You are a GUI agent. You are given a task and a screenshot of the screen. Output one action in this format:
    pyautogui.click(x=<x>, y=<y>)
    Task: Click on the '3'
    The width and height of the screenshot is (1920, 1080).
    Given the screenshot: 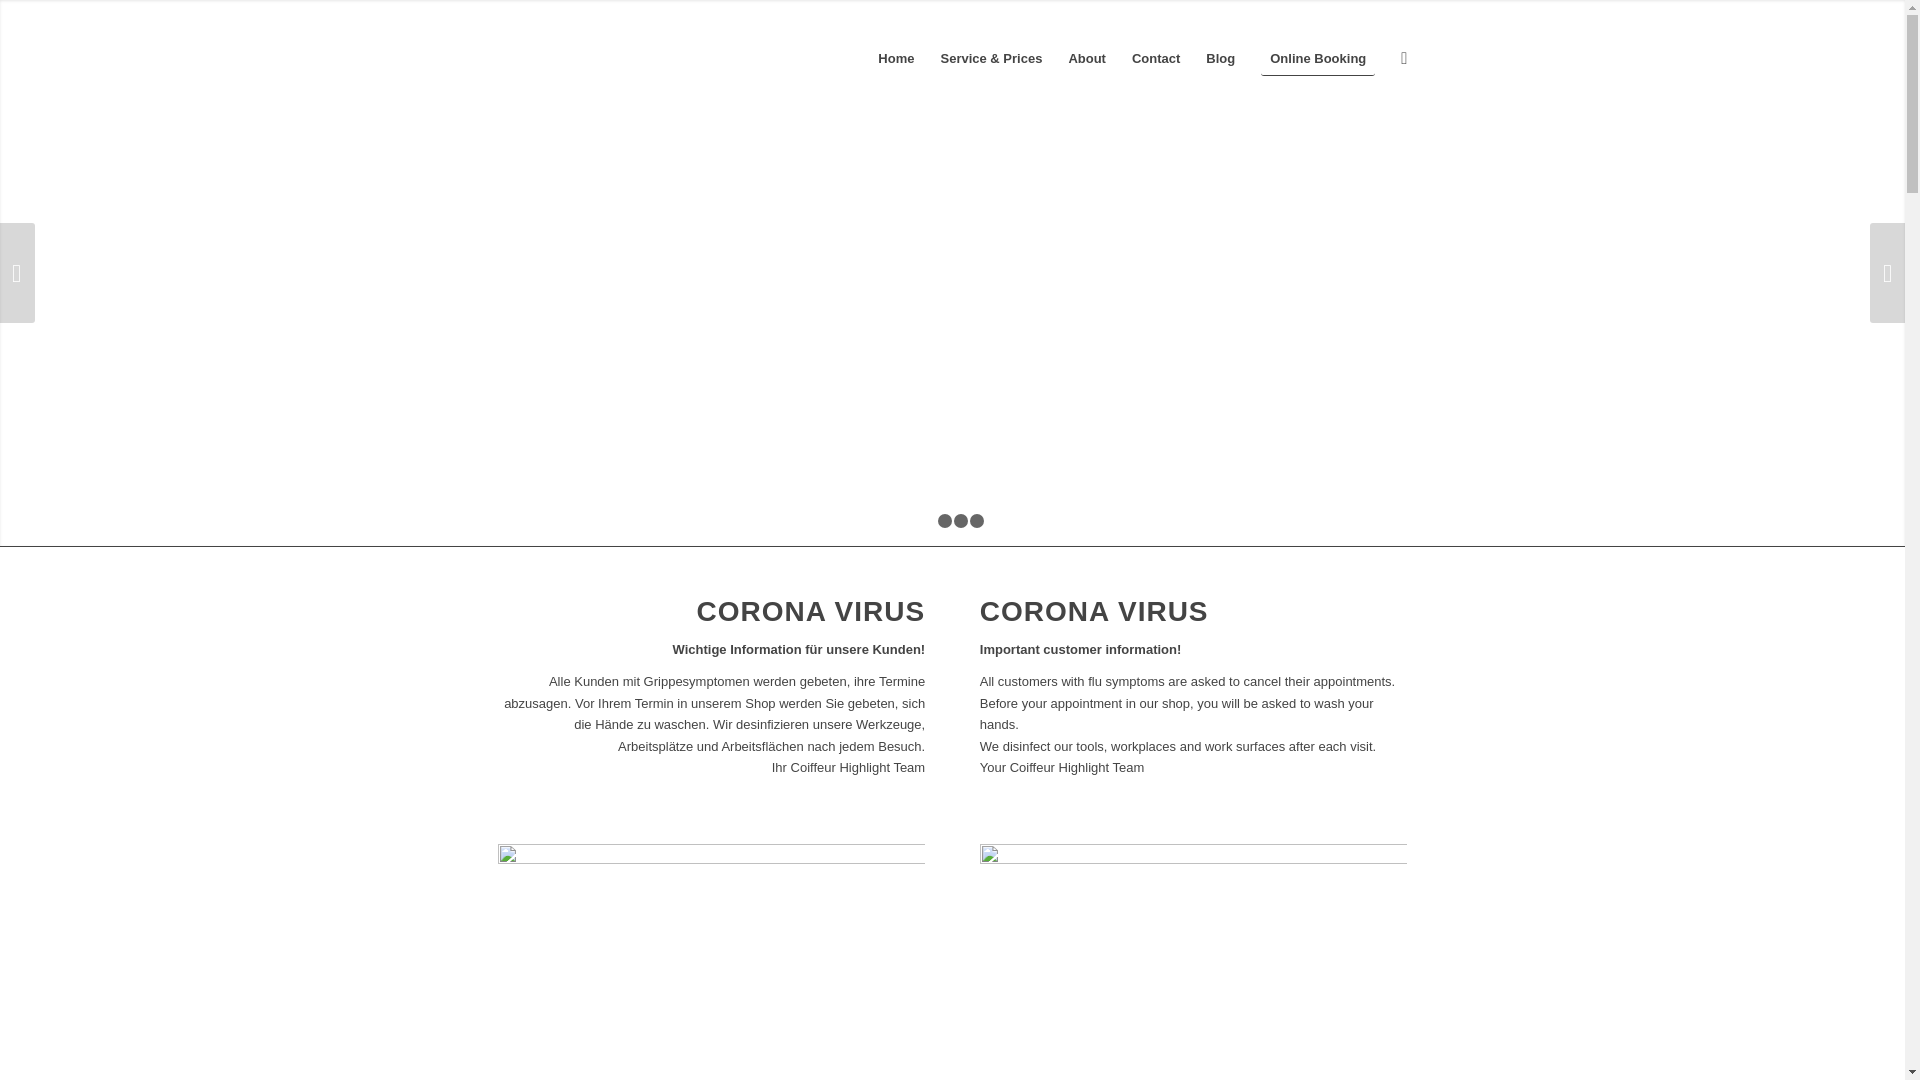 What is the action you would take?
    pyautogui.click(x=960, y=519)
    